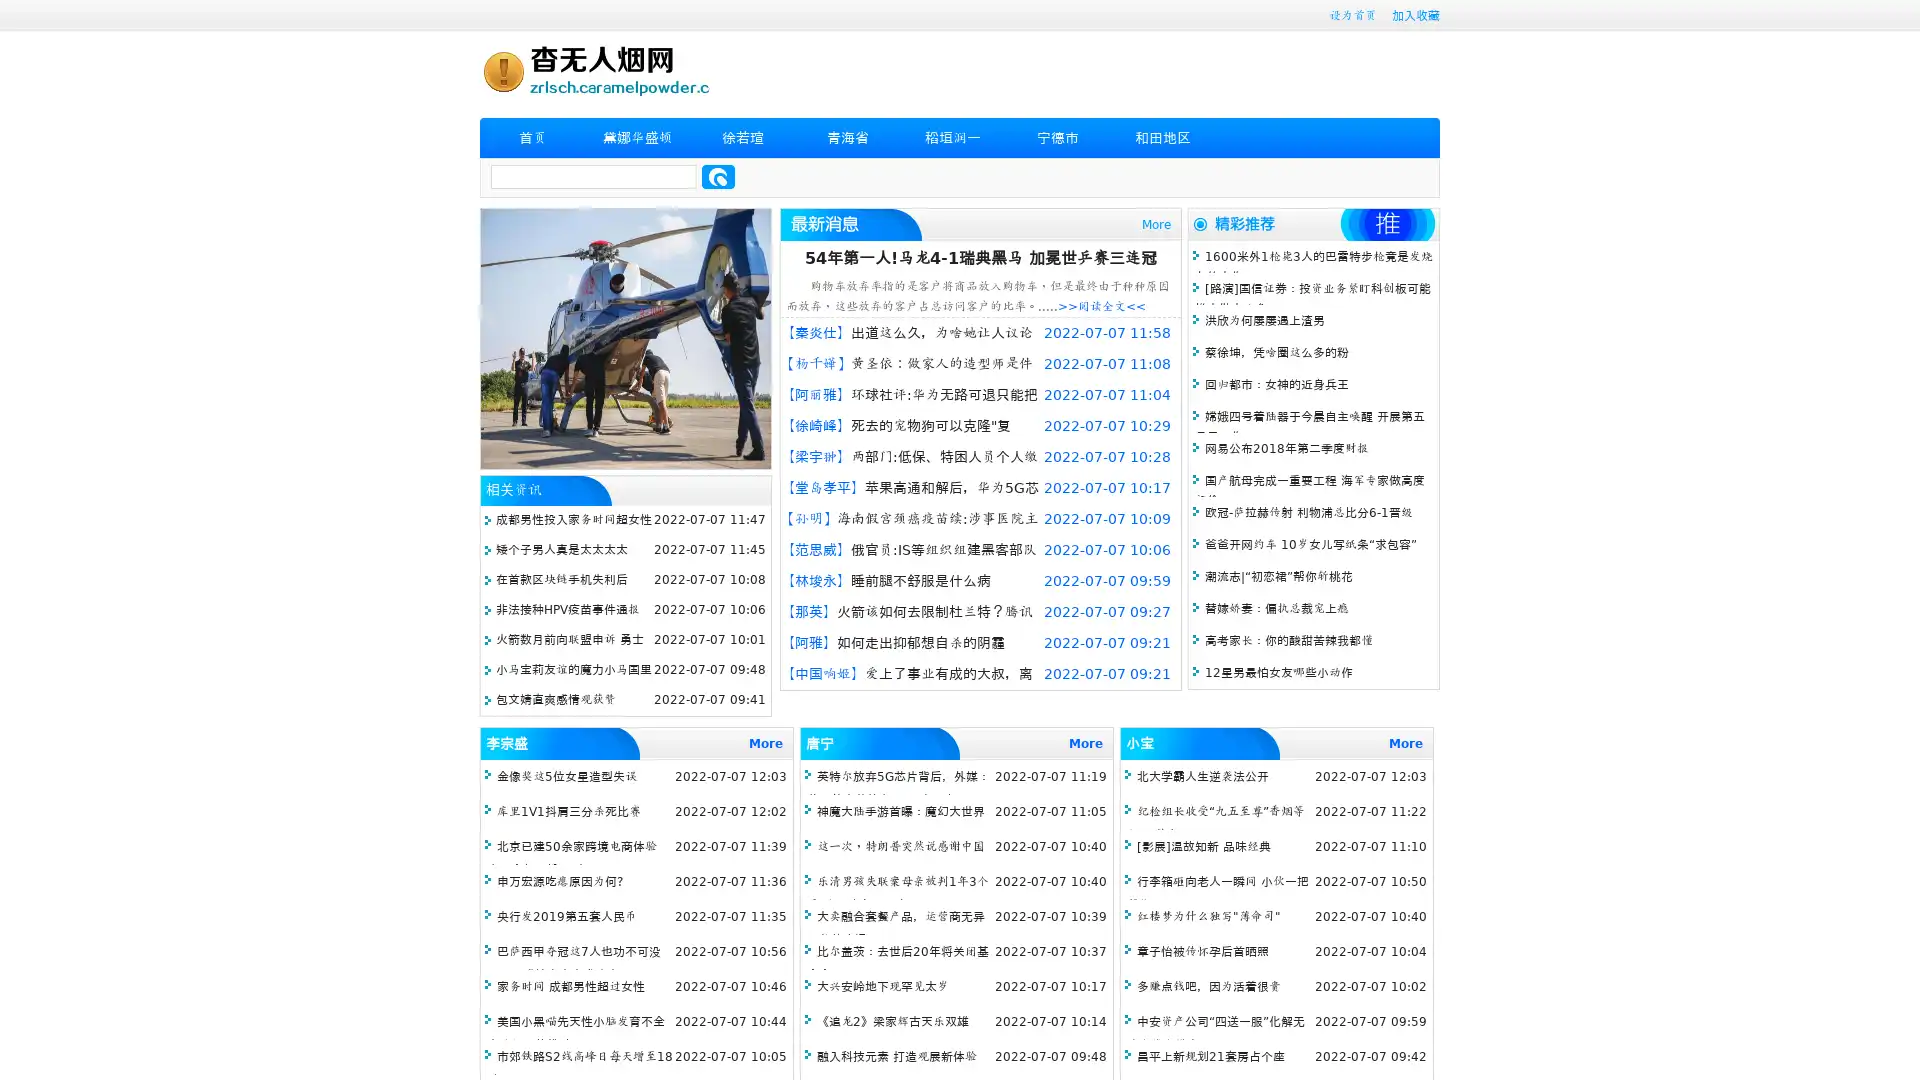  I want to click on Search, so click(718, 176).